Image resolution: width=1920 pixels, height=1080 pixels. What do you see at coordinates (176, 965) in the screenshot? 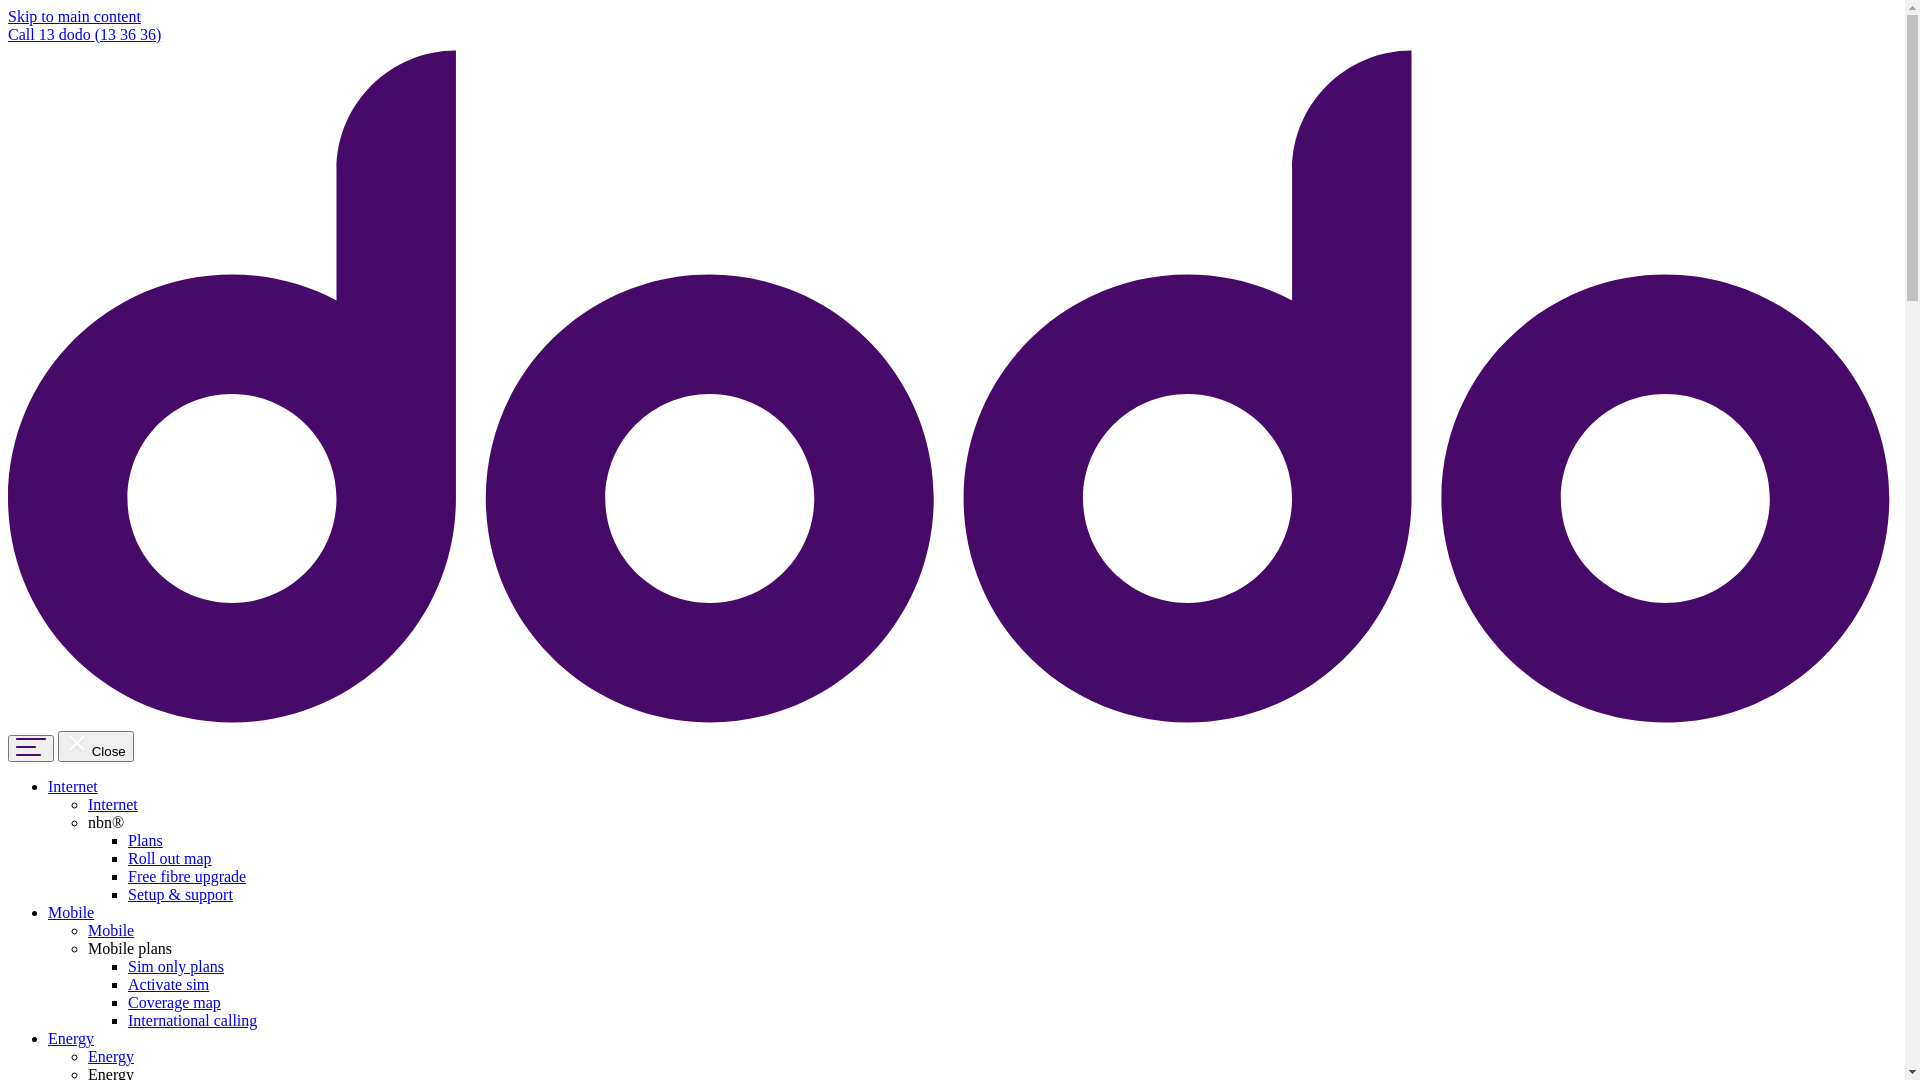
I see `'Sim only plans'` at bounding box center [176, 965].